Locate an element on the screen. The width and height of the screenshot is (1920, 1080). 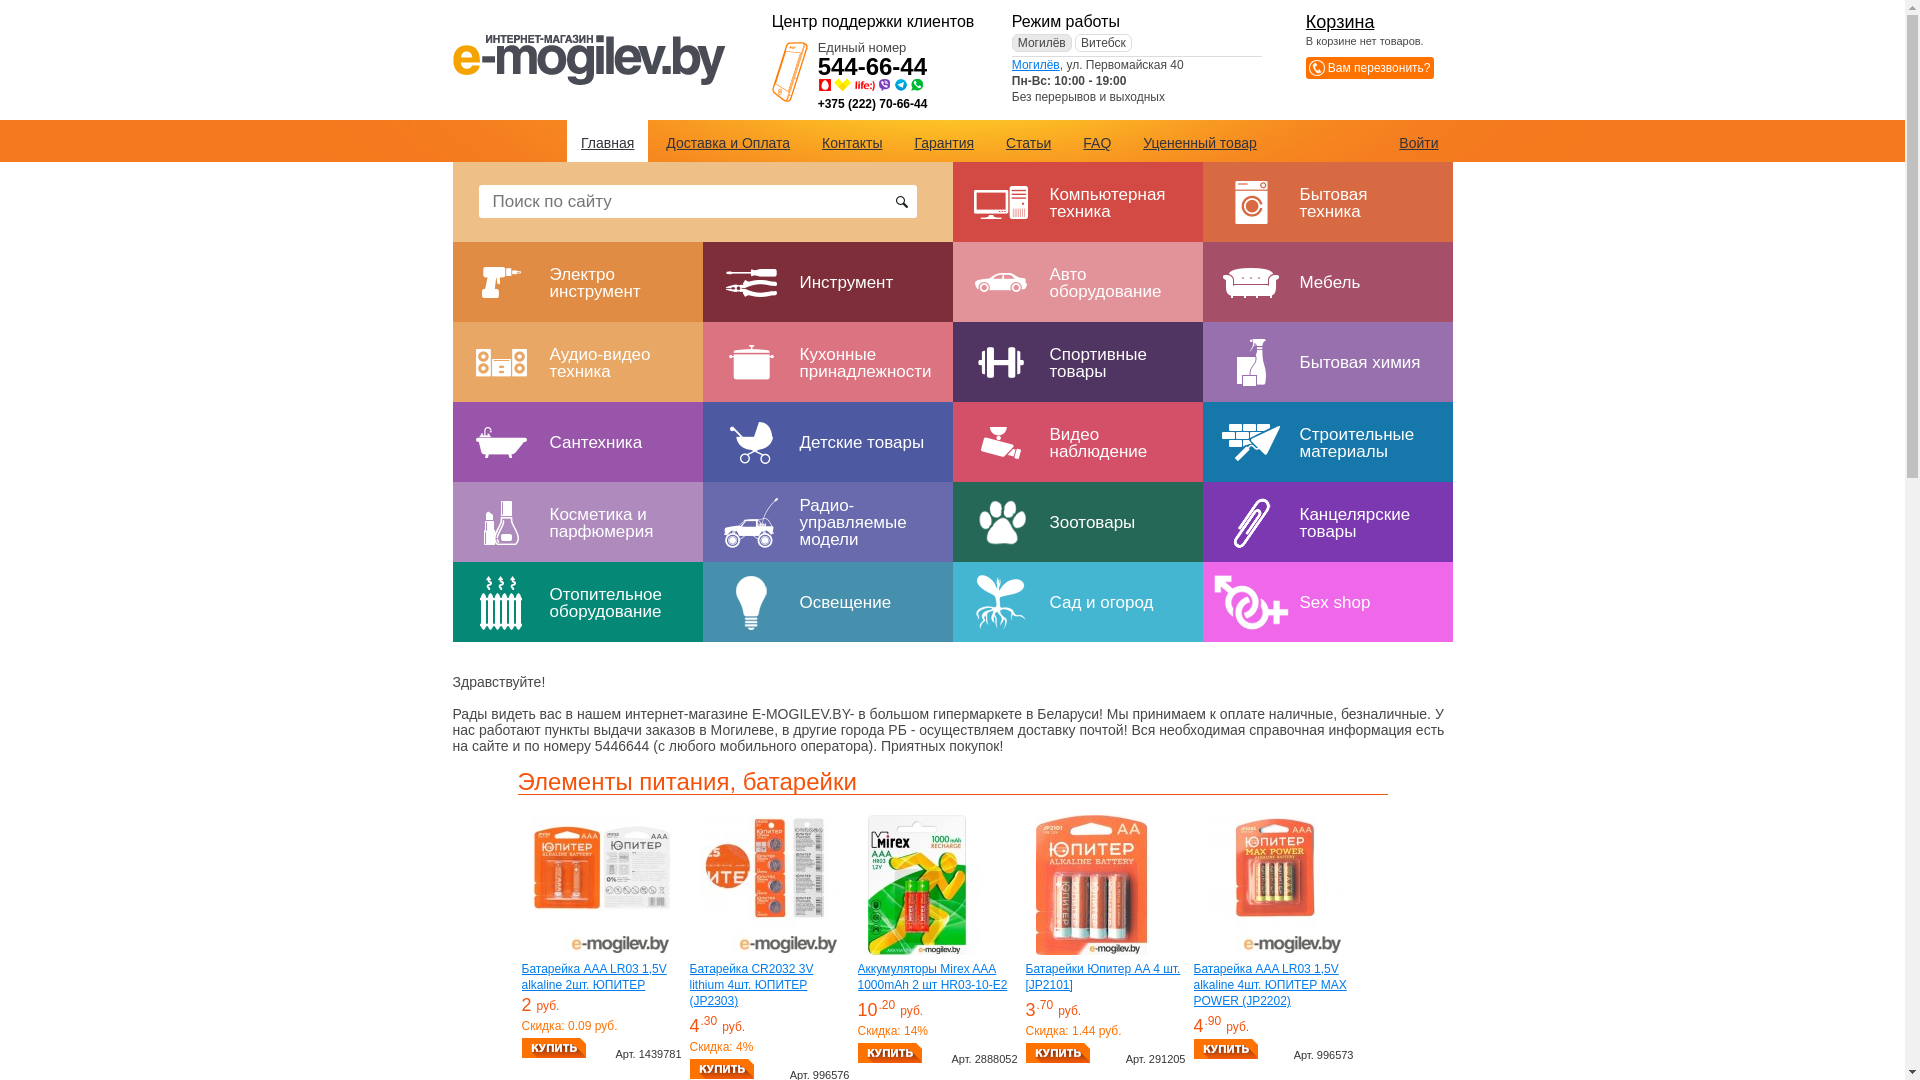
'544-66-44' is located at coordinates (872, 65).